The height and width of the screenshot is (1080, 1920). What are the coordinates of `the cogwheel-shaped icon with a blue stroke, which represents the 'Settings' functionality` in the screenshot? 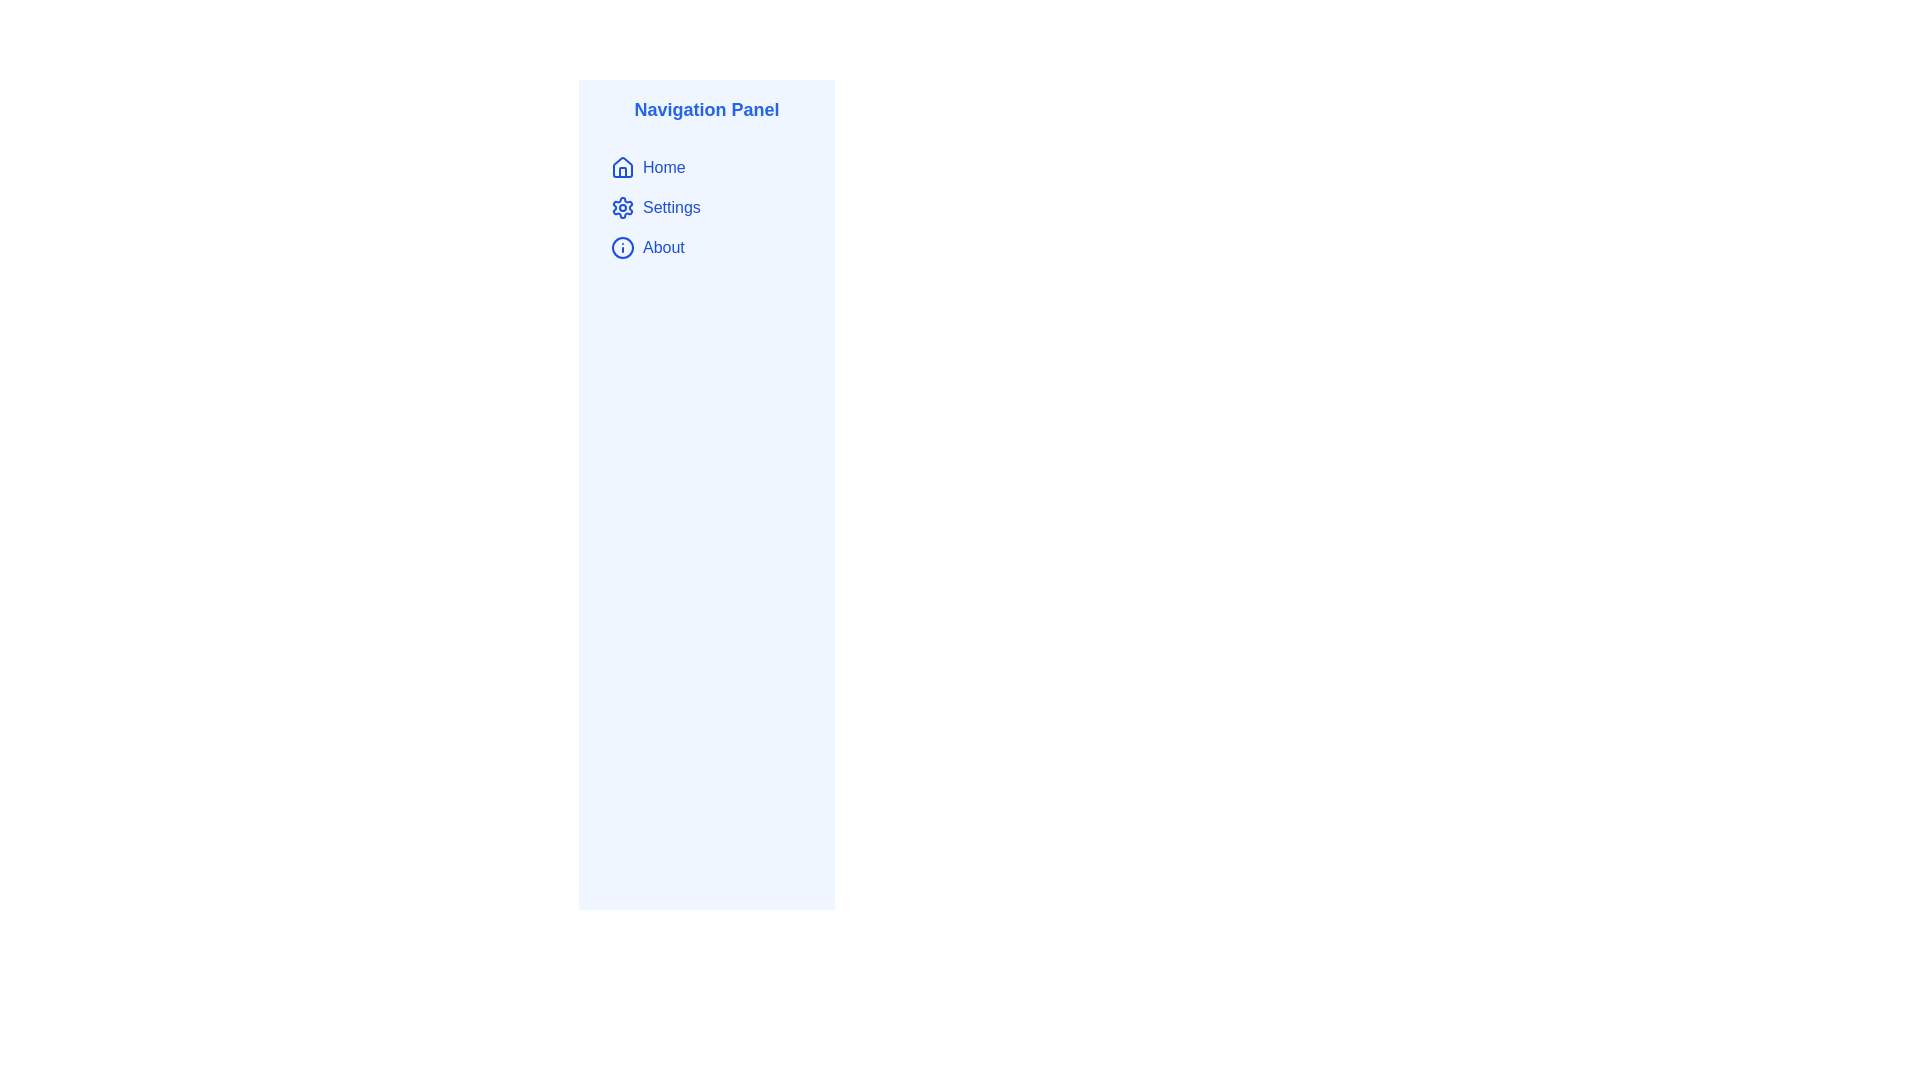 It's located at (622, 208).